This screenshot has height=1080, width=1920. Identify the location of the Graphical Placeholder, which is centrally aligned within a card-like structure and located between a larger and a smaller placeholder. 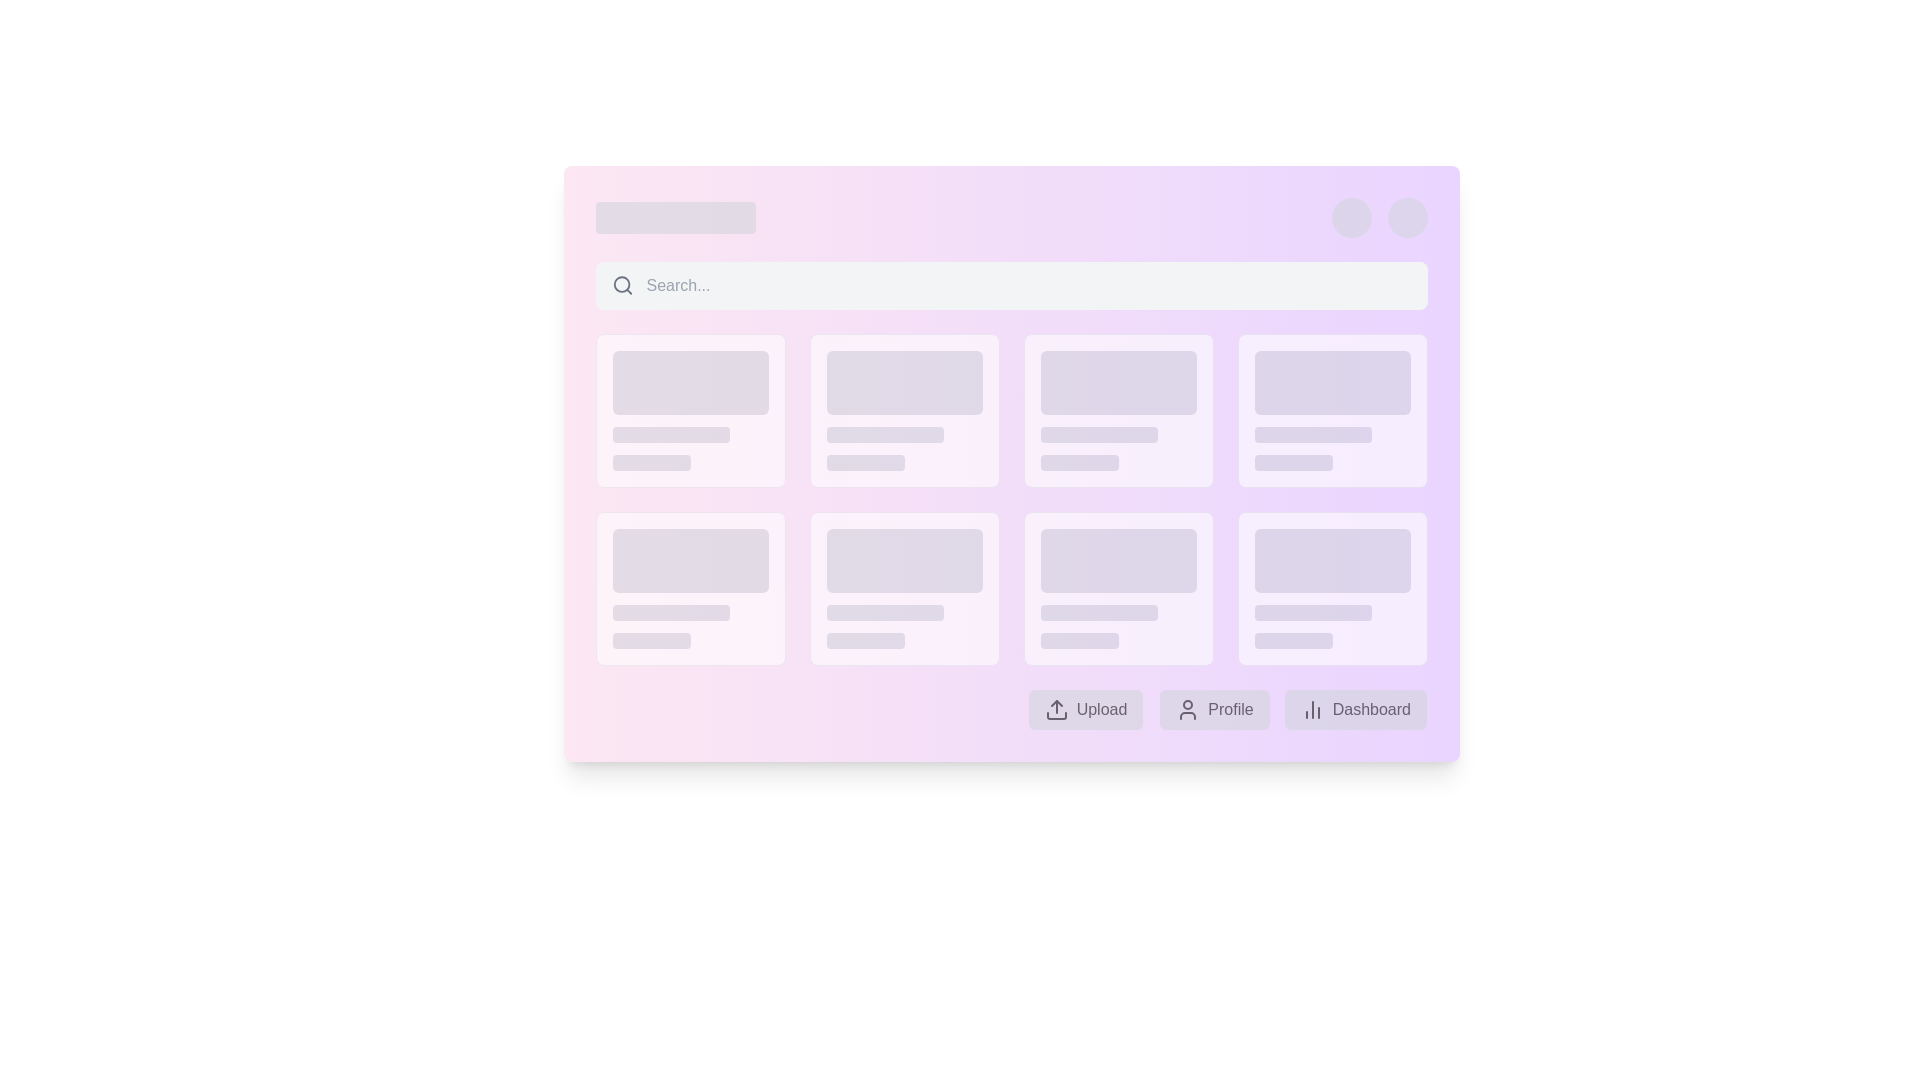
(671, 612).